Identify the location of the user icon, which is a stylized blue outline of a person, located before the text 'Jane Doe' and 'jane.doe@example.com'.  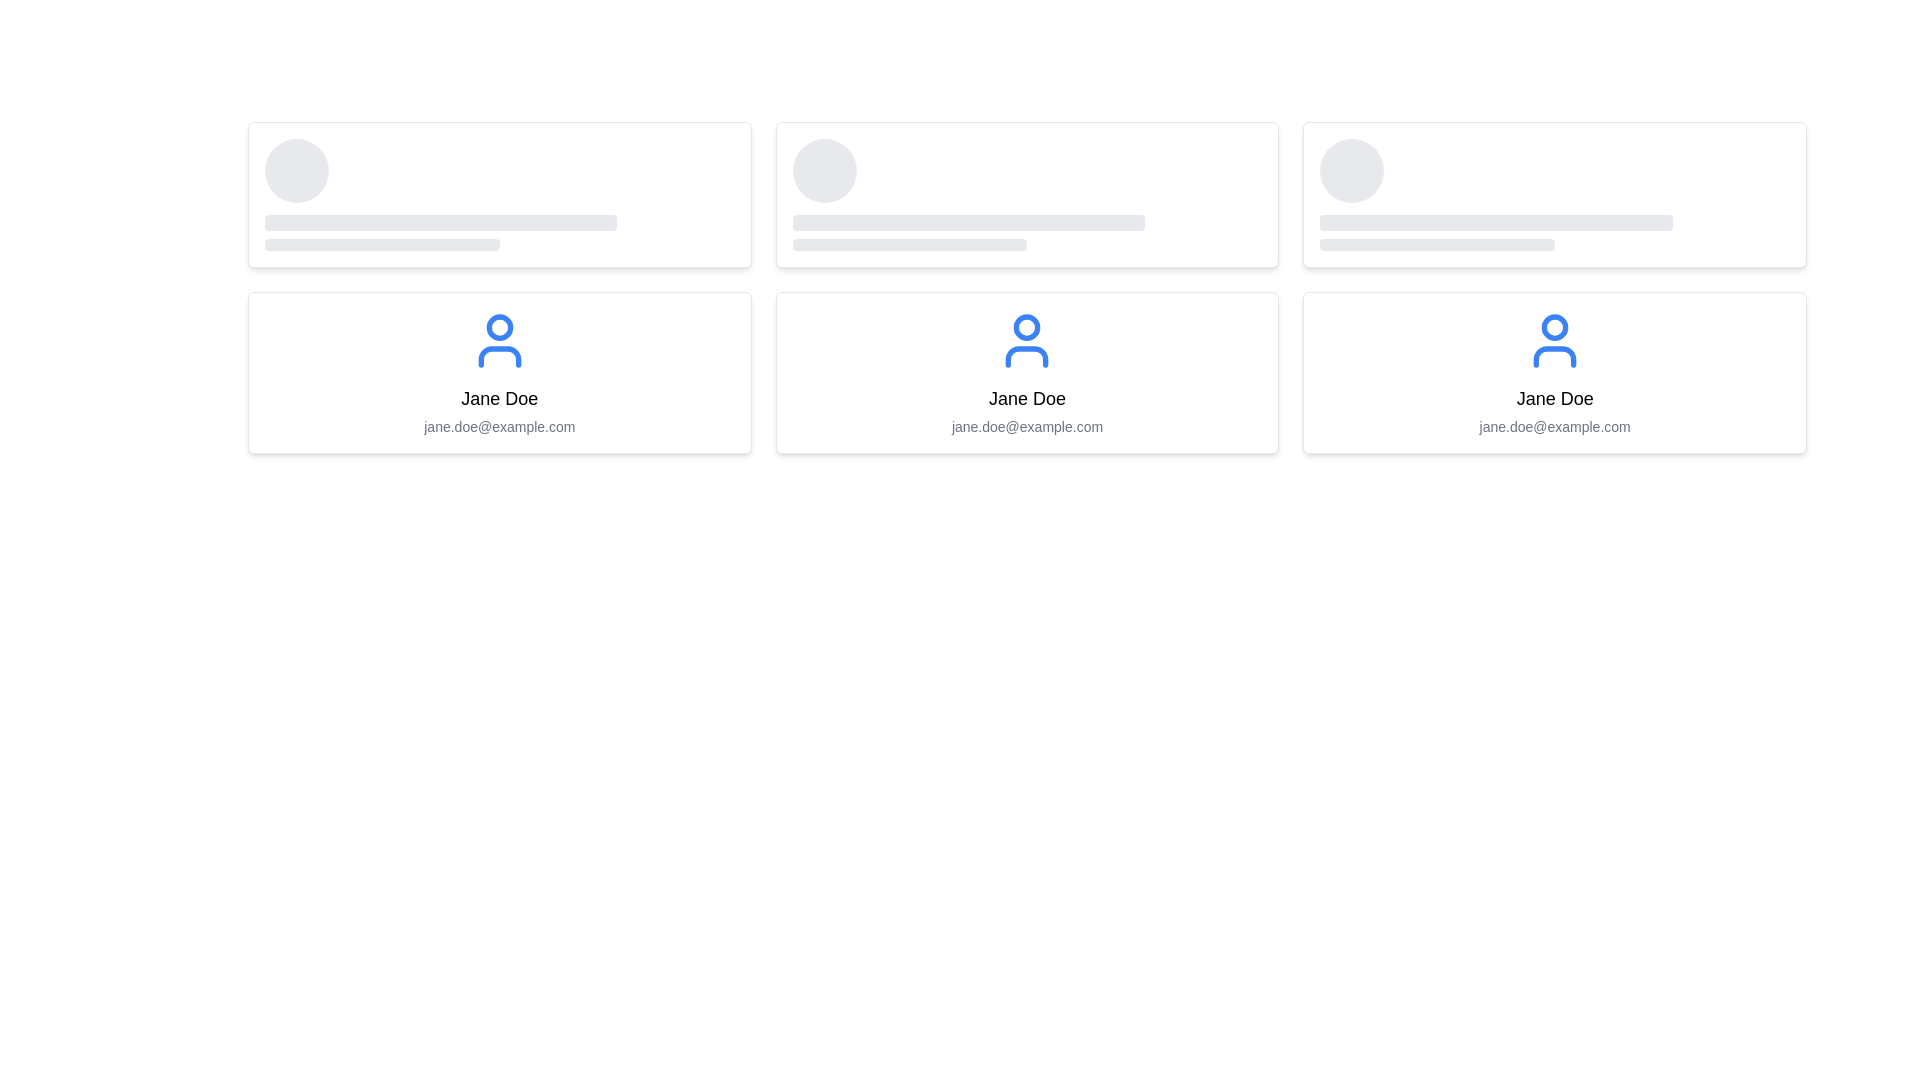
(499, 339).